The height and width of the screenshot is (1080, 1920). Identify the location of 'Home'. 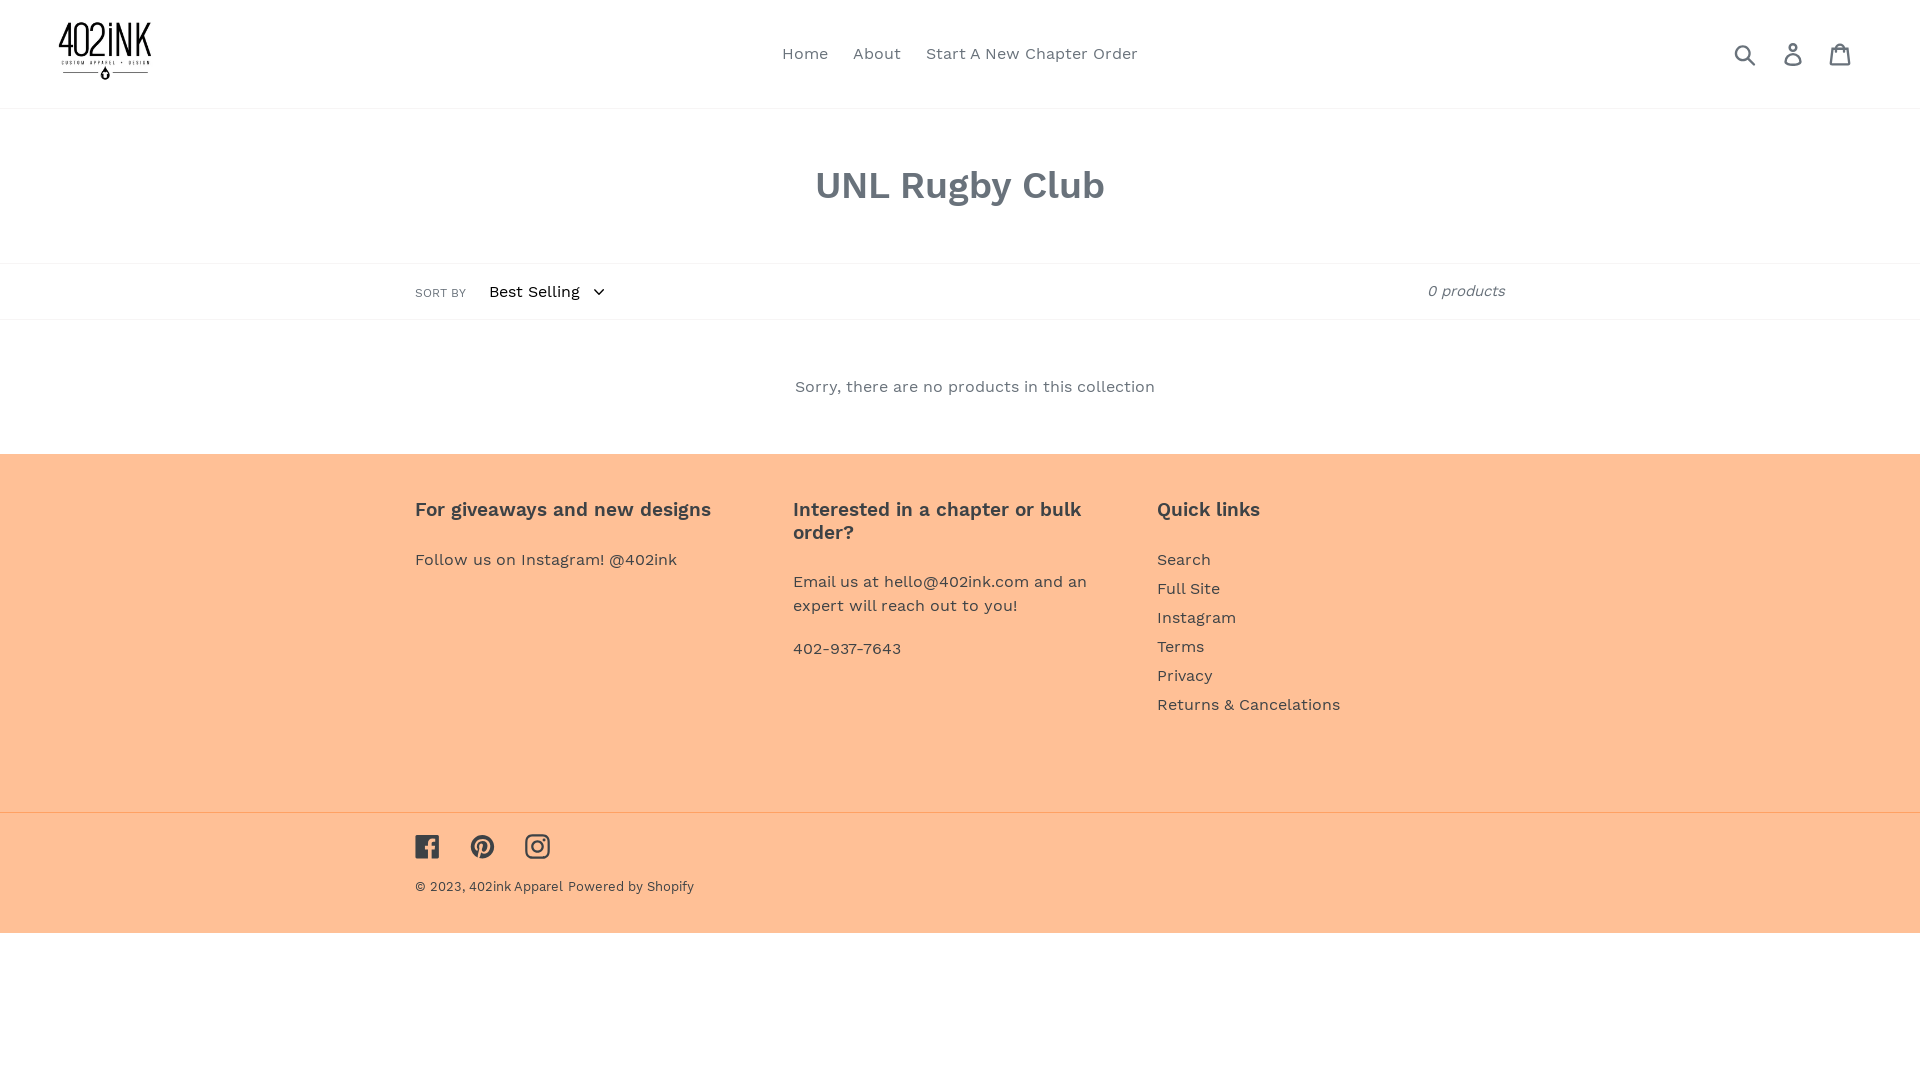
(805, 53).